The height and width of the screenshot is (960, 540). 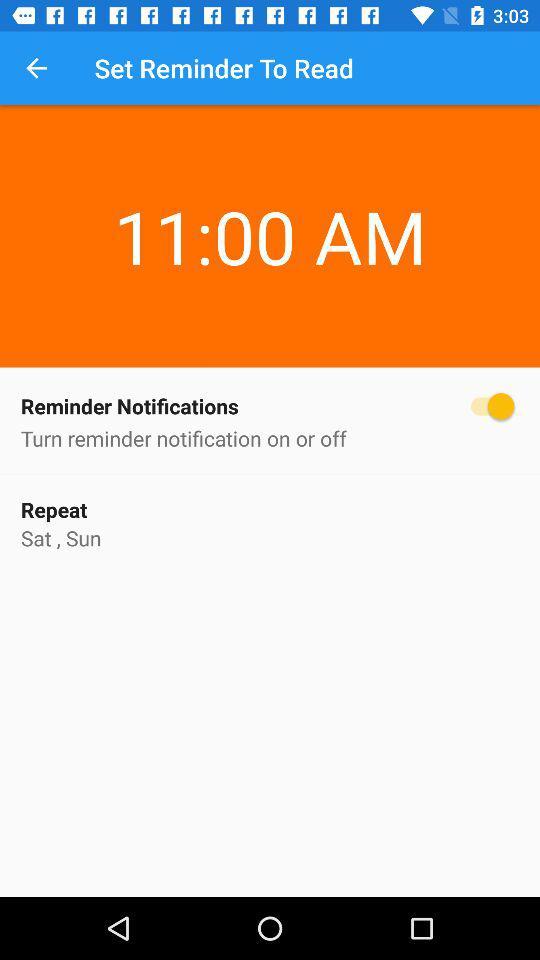 What do you see at coordinates (270, 199) in the screenshot?
I see `the item above the reminder notifications` at bounding box center [270, 199].